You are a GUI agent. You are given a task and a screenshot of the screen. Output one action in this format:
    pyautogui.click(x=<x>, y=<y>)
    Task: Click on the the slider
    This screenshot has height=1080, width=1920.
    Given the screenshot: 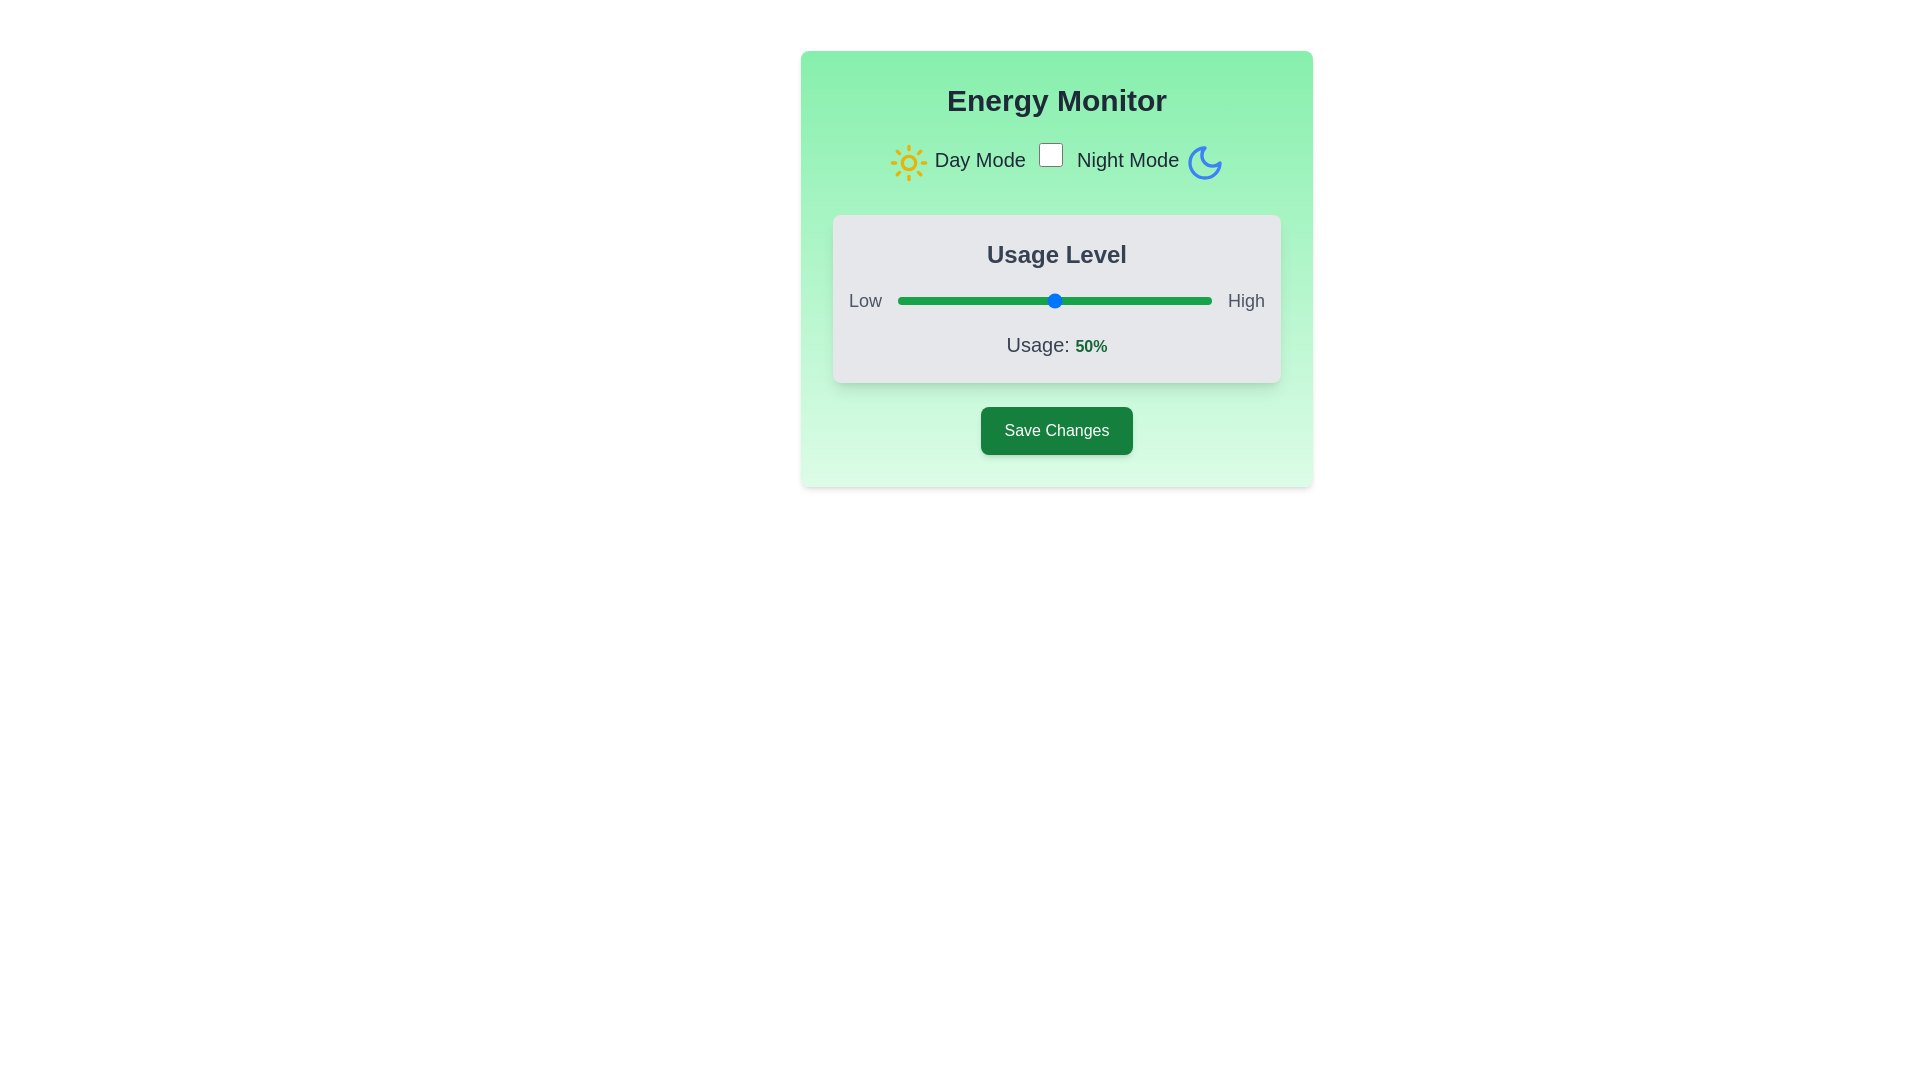 What is the action you would take?
    pyautogui.click(x=1091, y=300)
    